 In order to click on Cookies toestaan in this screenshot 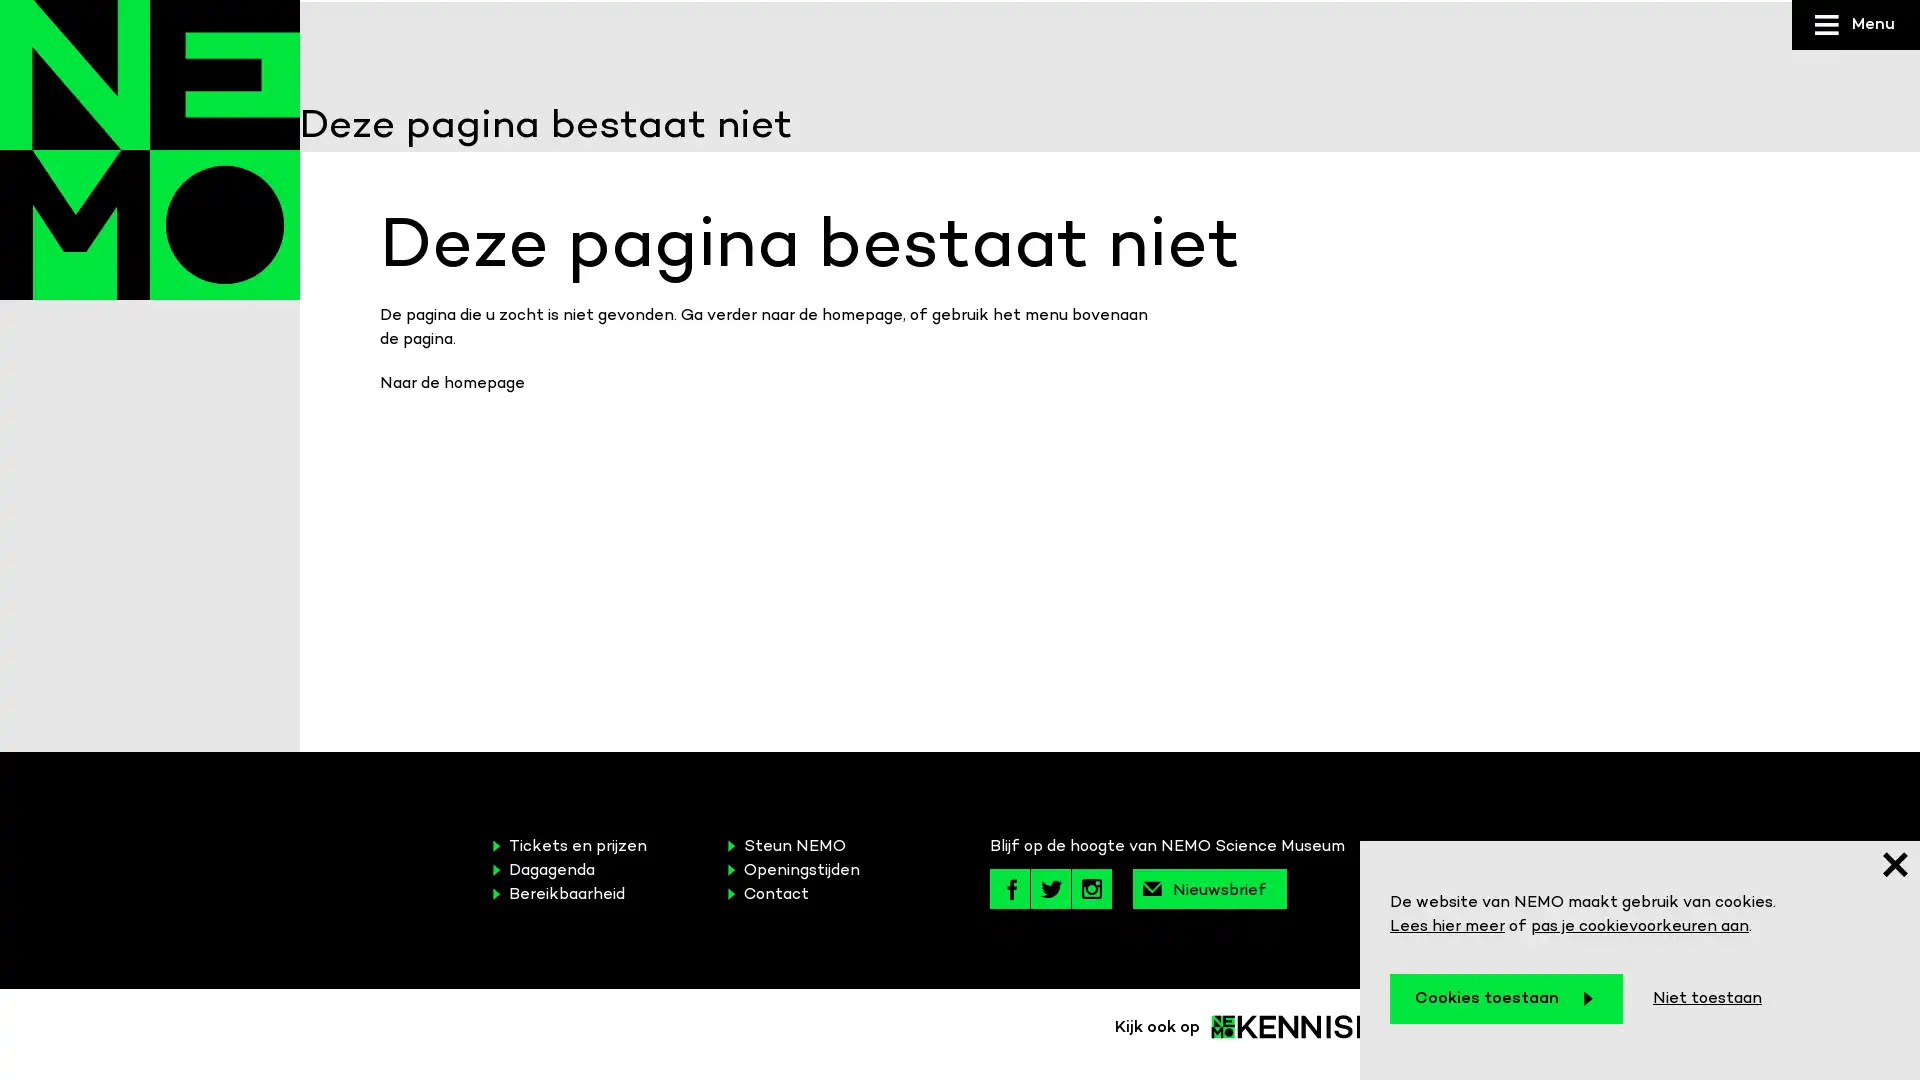, I will do `click(1506, 999)`.